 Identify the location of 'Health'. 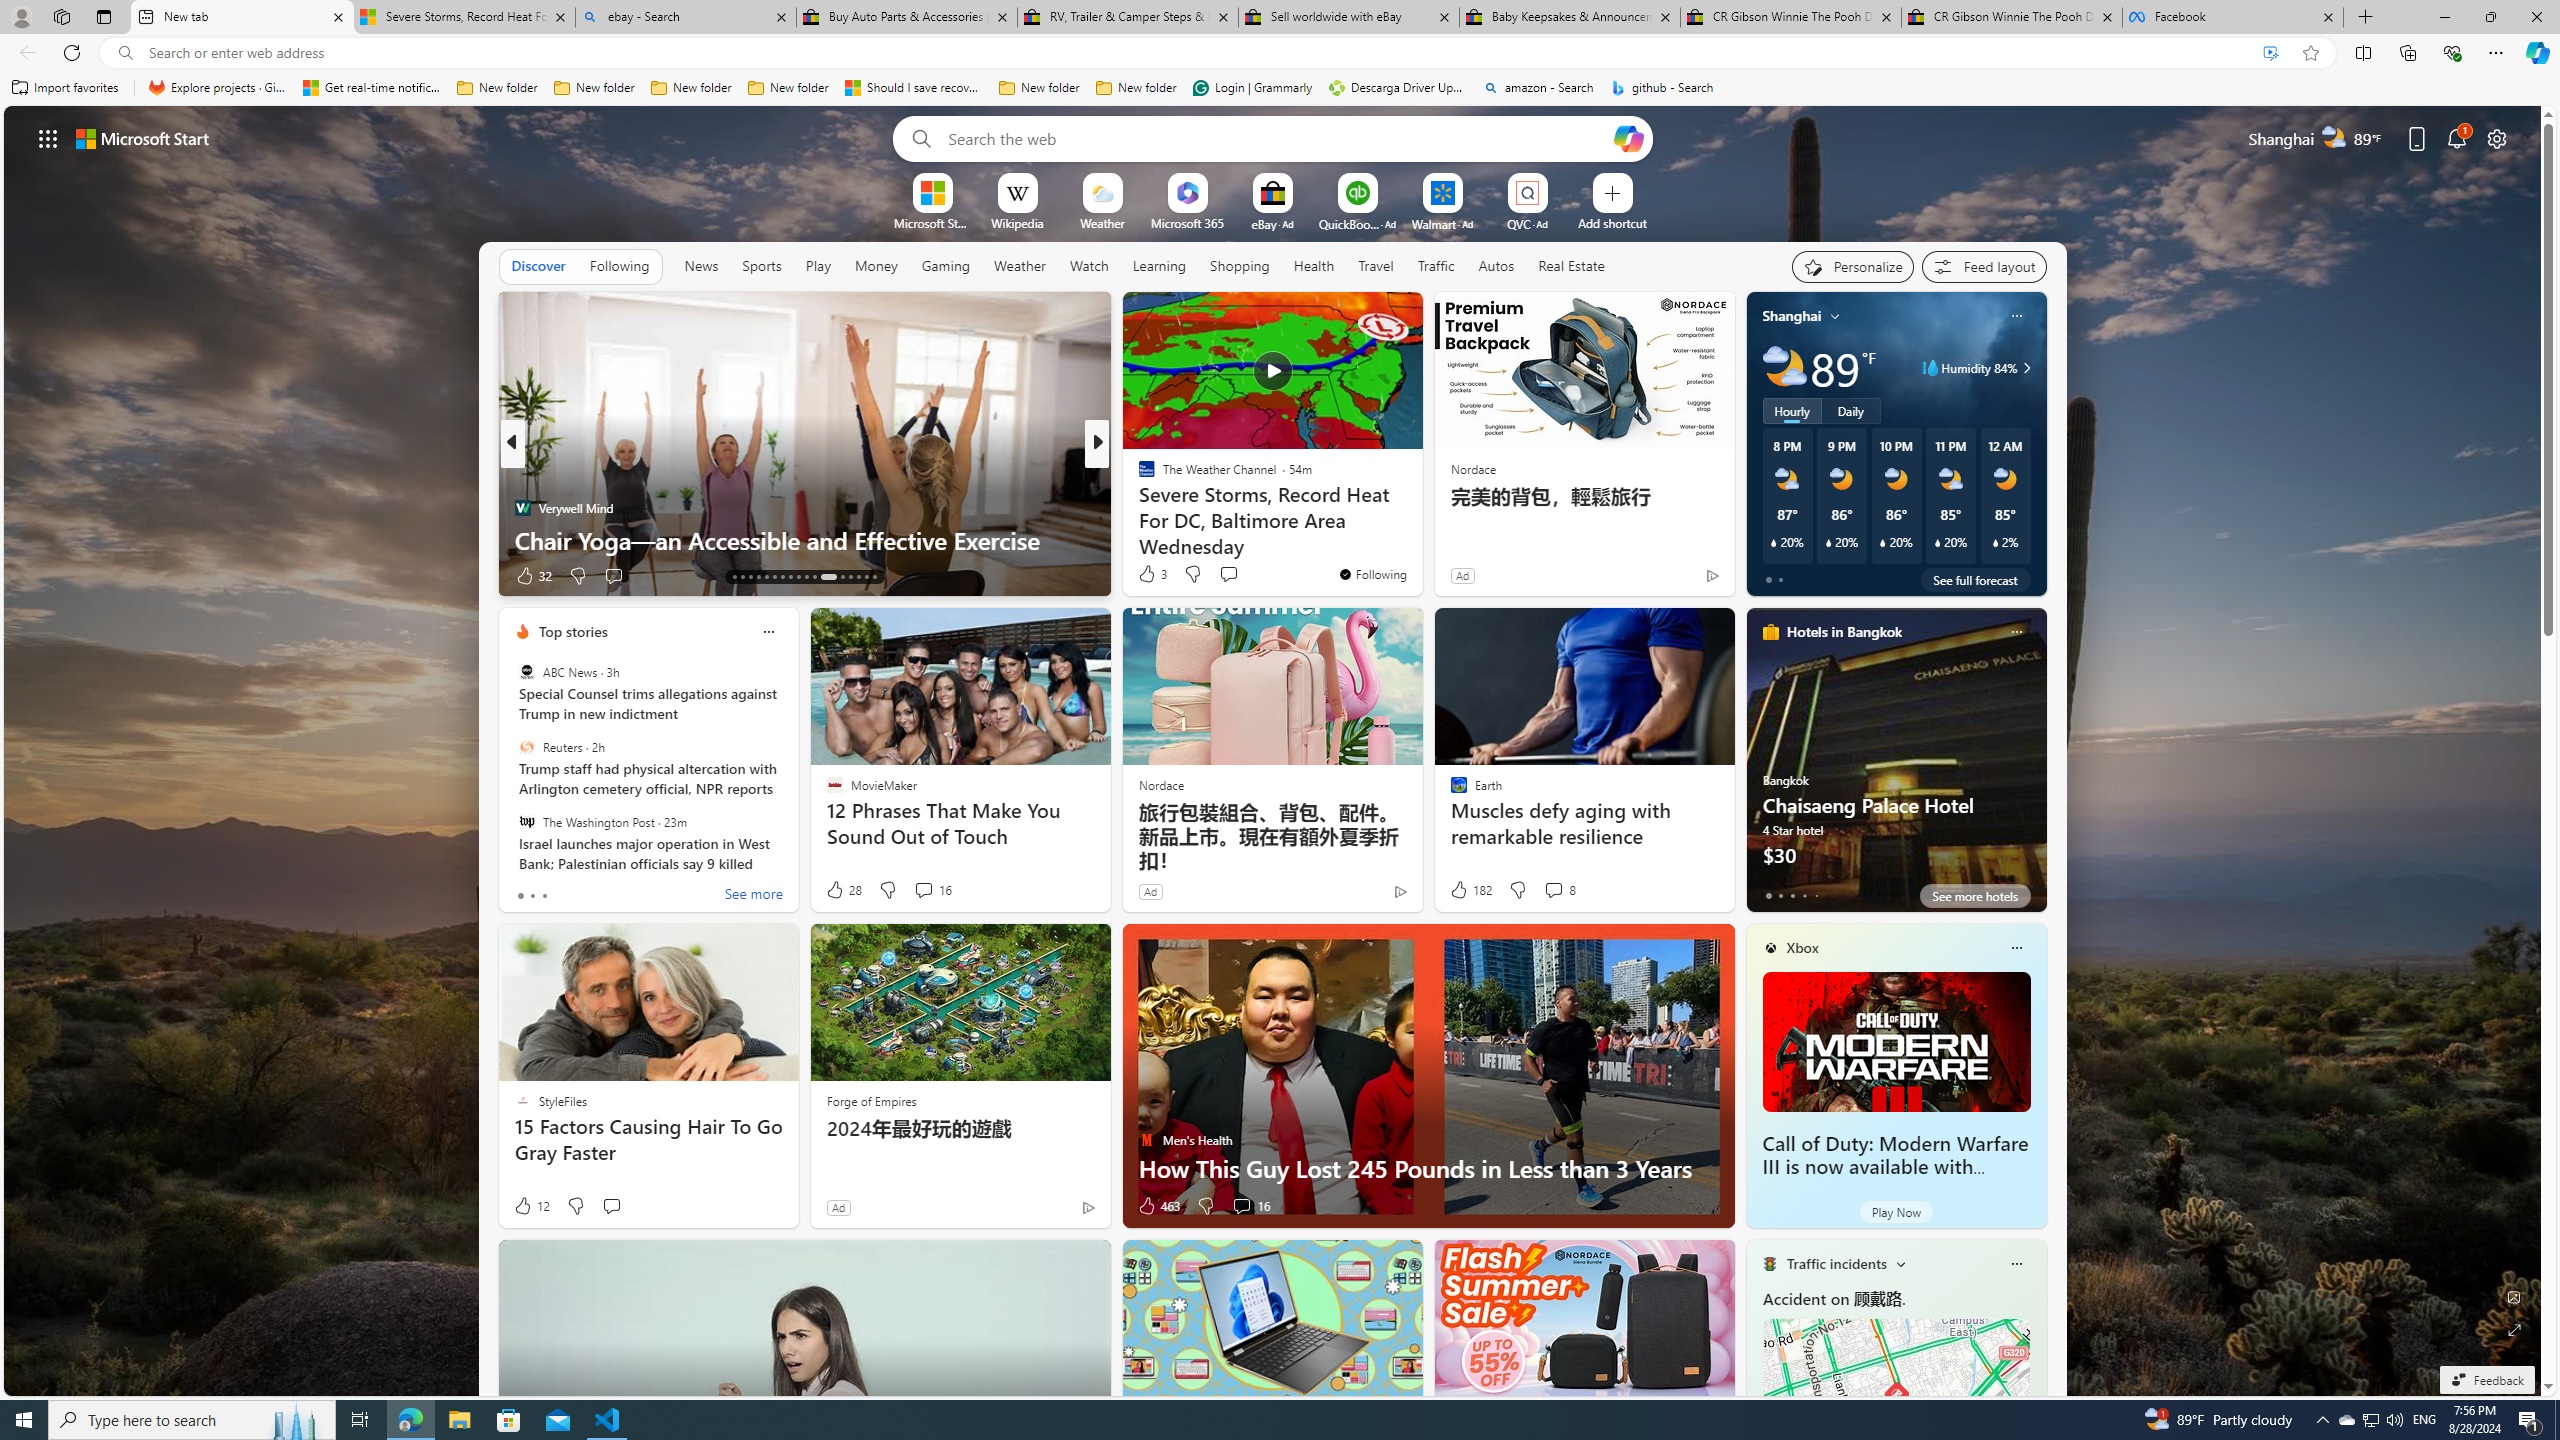
(1312, 264).